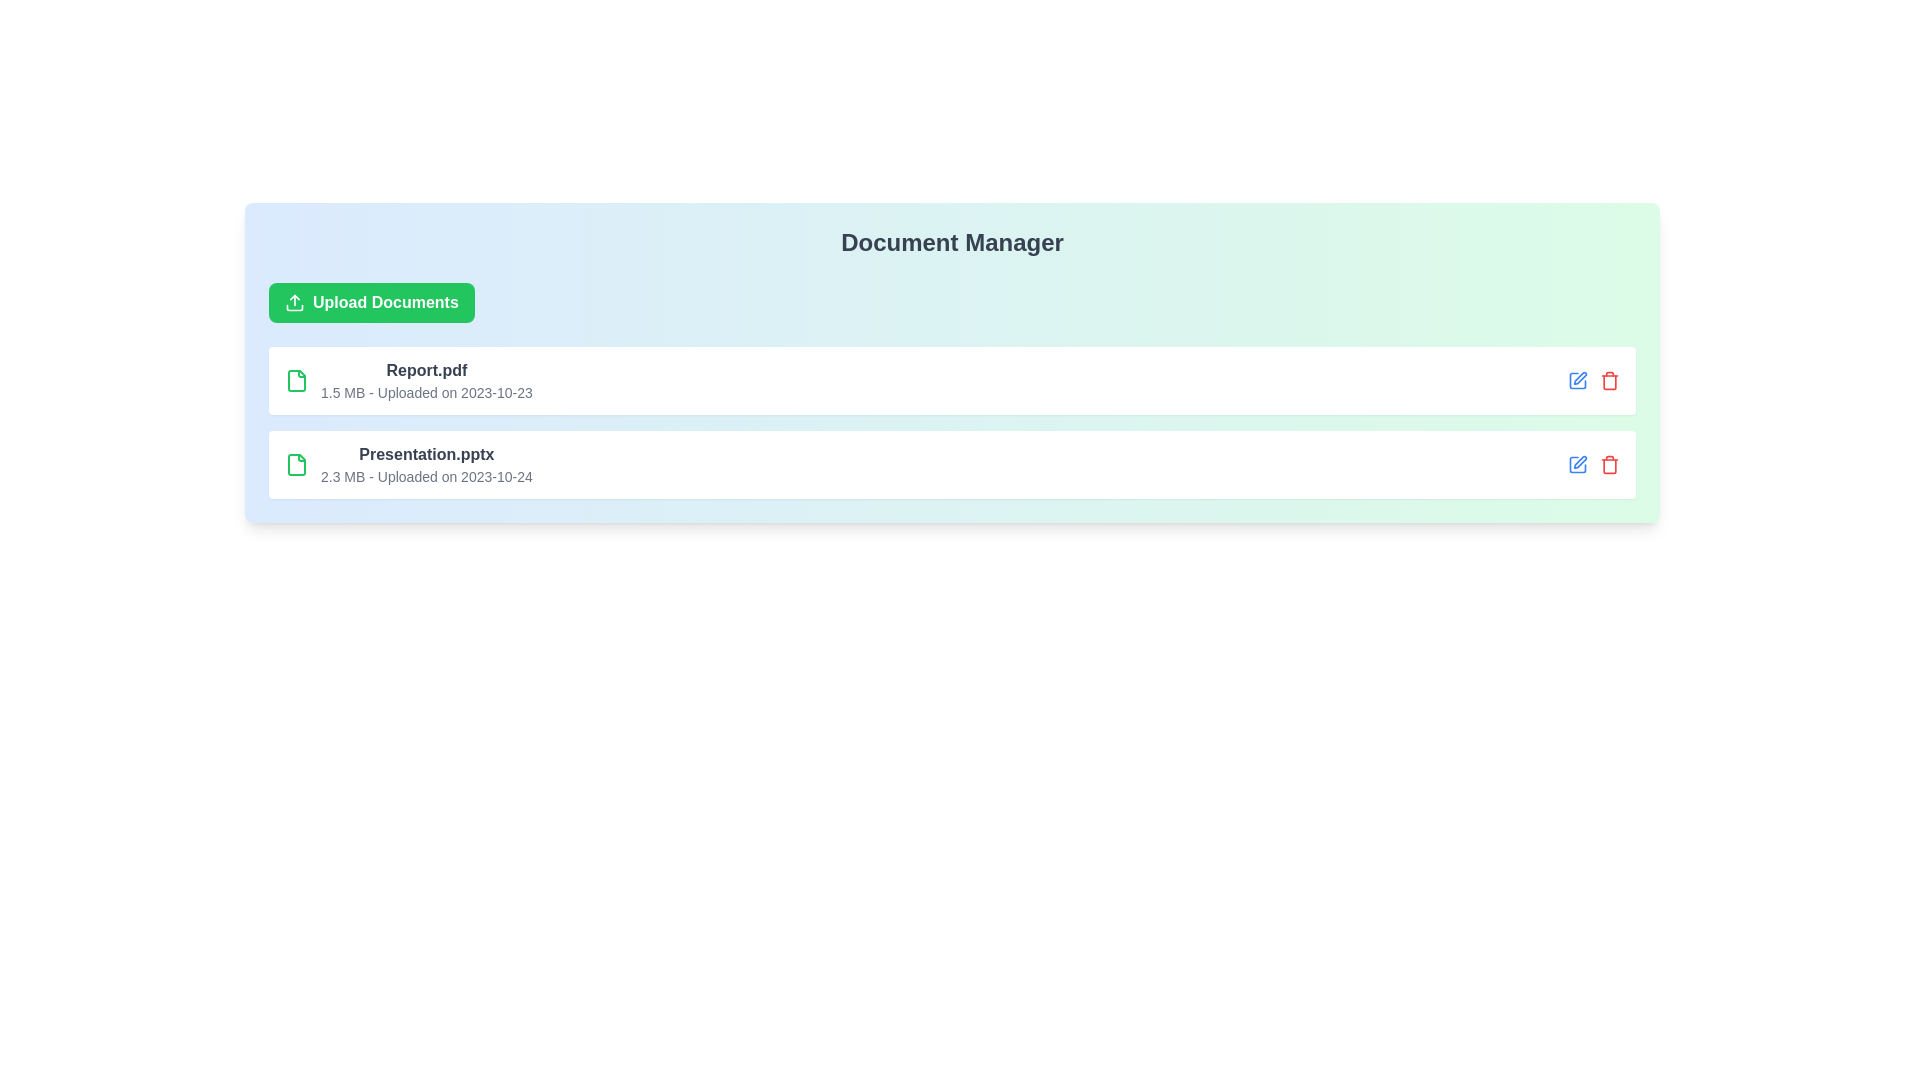  I want to click on the 'Upload Documents' button icon, which is a green rectangular button located in the top-left section of the file upload interface, visually indicating the file upload functionality, so click(293, 303).